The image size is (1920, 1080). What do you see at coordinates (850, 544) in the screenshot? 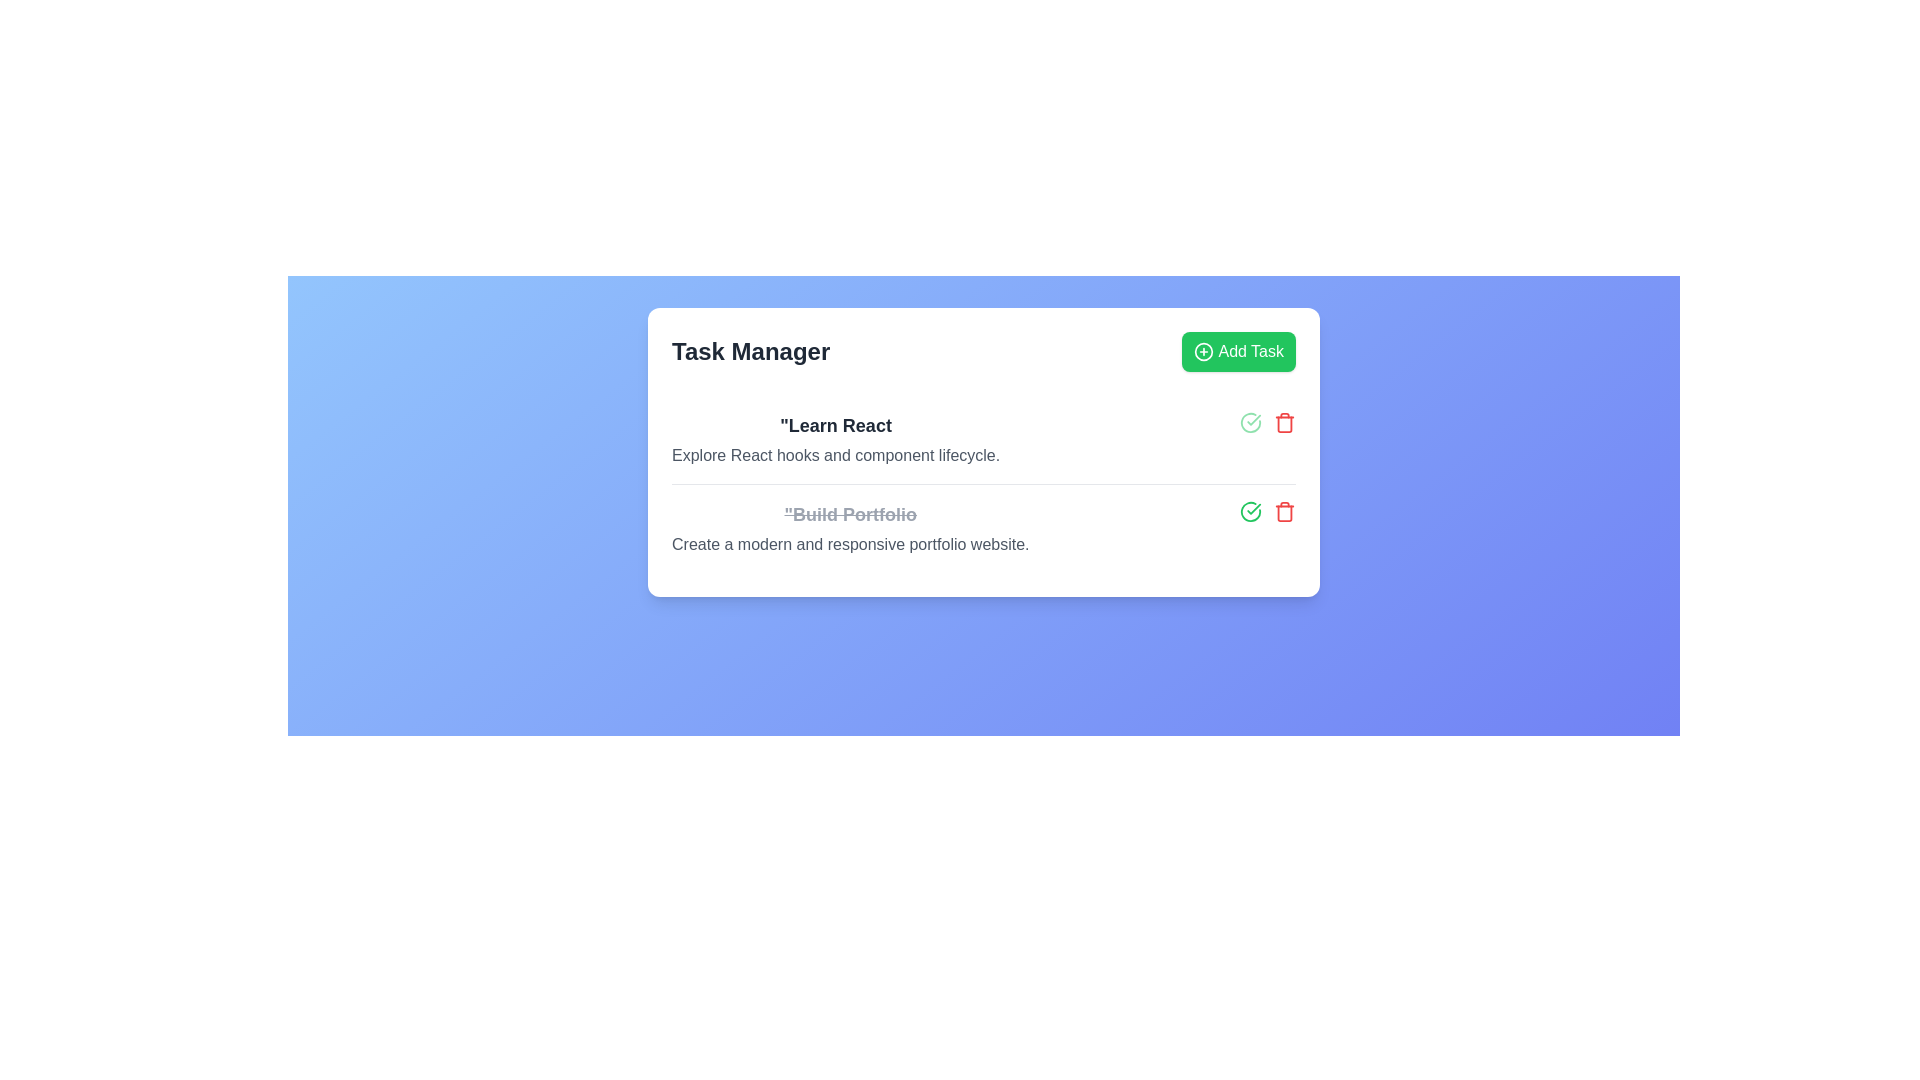
I see `description text that provides additional context for the task related to building a portfolio, which is located under the strikethrough text 'Build Portfolio' in the Task Manager section` at bounding box center [850, 544].